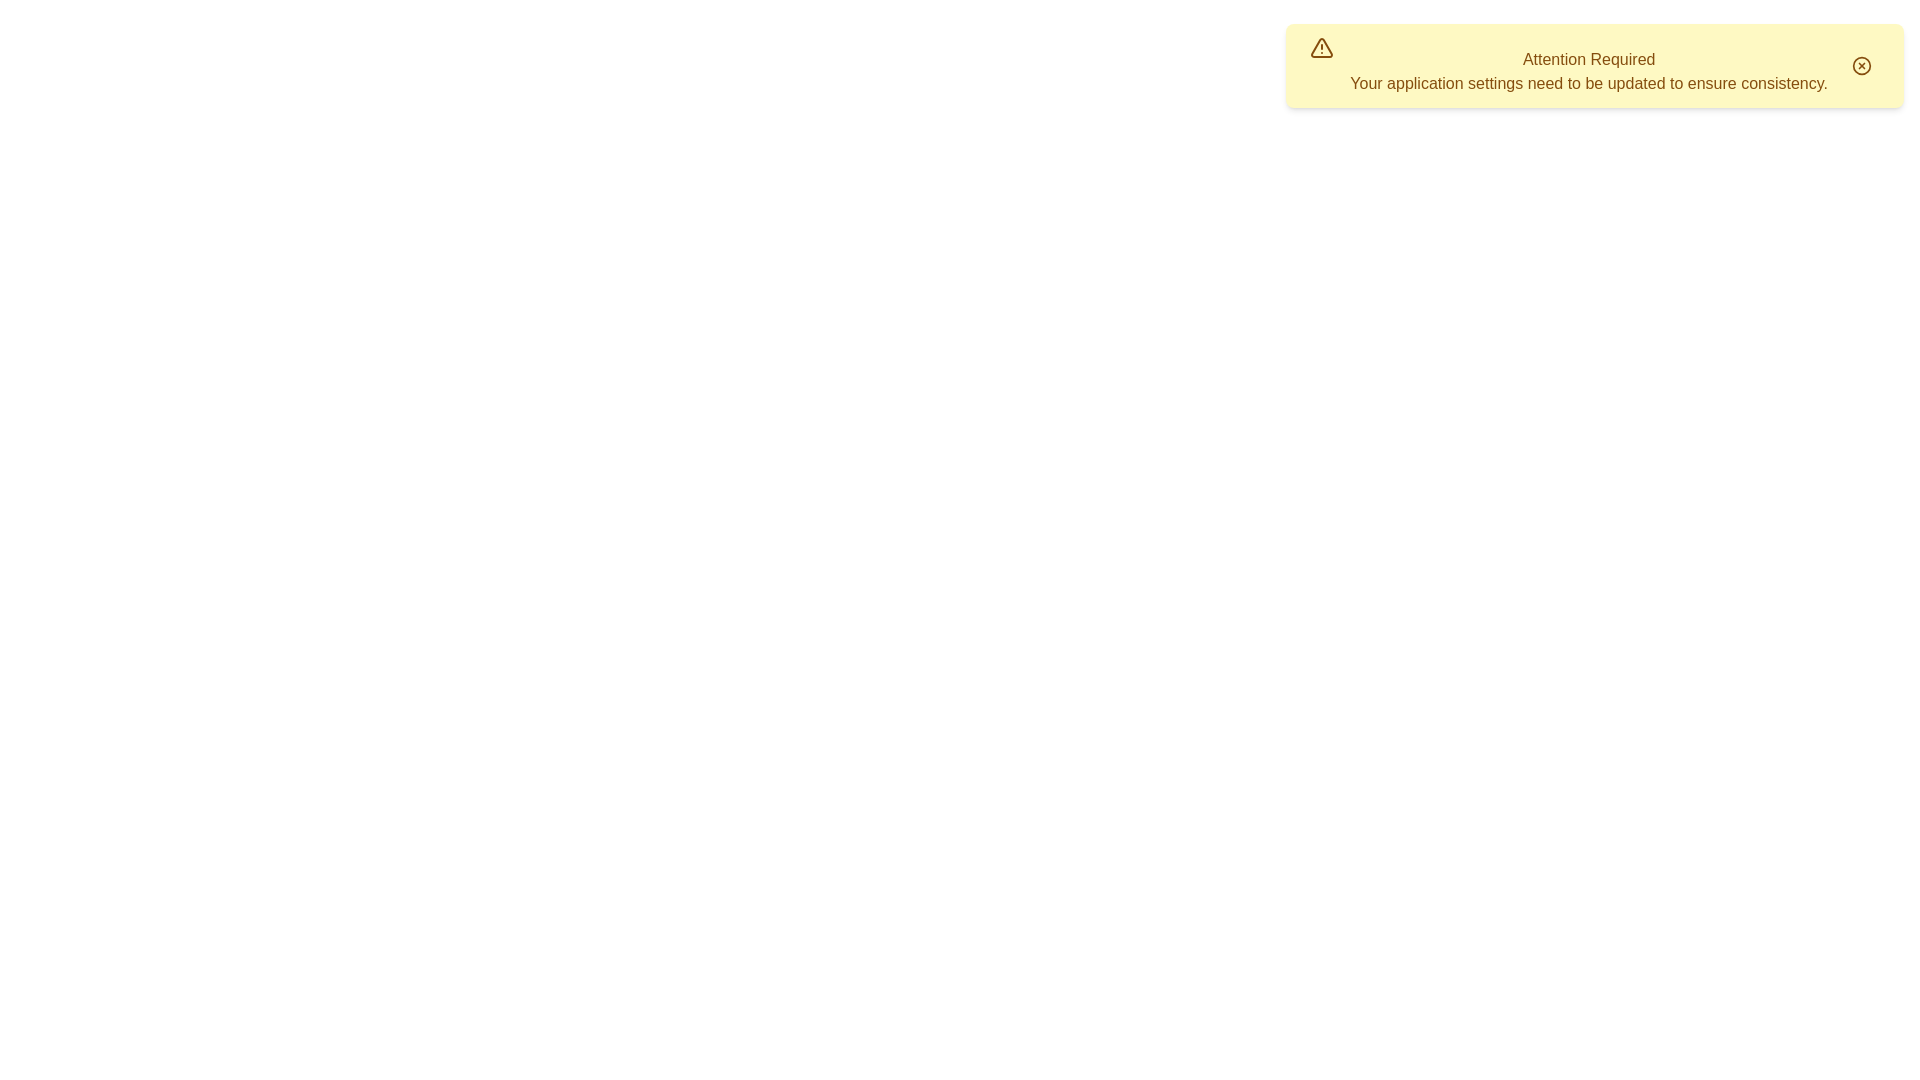  Describe the element at coordinates (1322, 46) in the screenshot. I see `the triangular warning icon located in the top-right corner of the interface, which is part of a yellow notification banner indicating urgent attention is required` at that location.